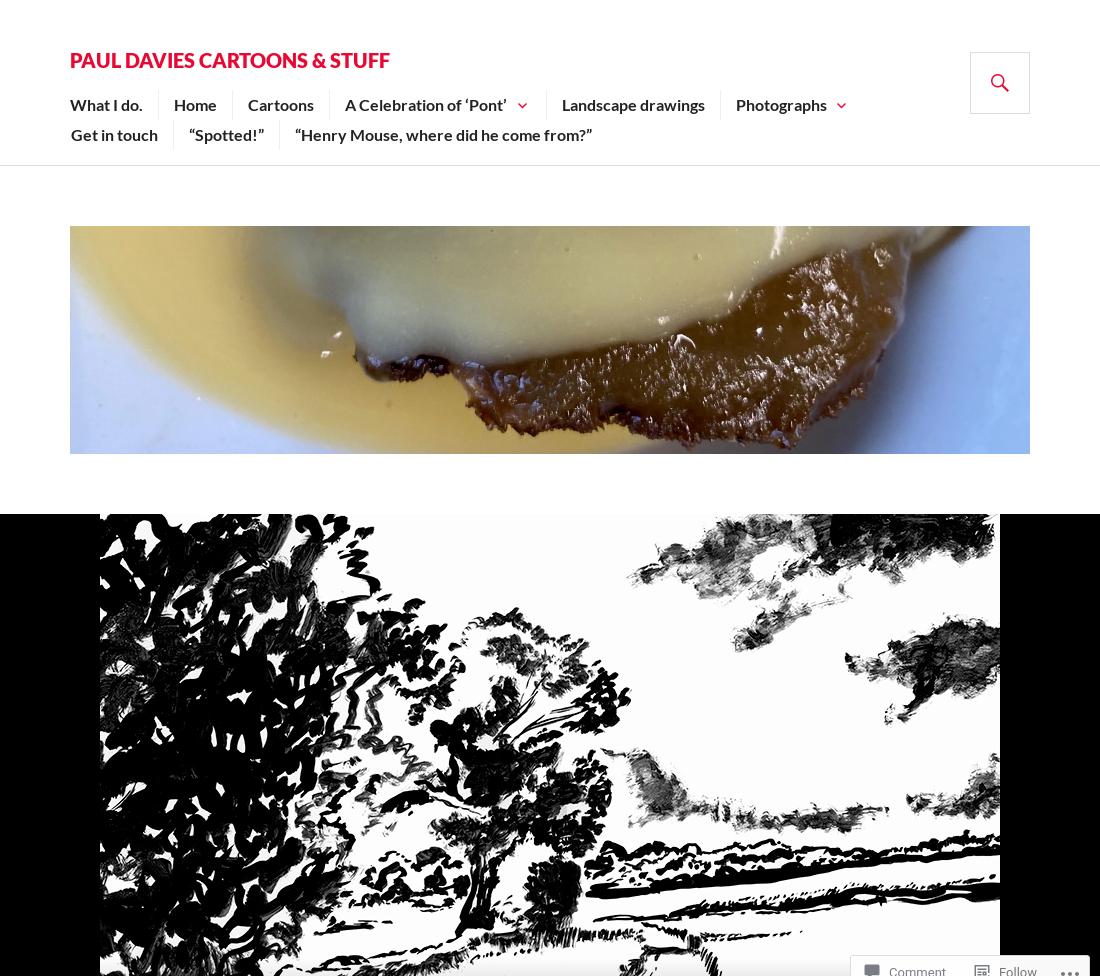 This screenshot has width=1100, height=976. What do you see at coordinates (780, 104) in the screenshot?
I see `'Photographs'` at bounding box center [780, 104].